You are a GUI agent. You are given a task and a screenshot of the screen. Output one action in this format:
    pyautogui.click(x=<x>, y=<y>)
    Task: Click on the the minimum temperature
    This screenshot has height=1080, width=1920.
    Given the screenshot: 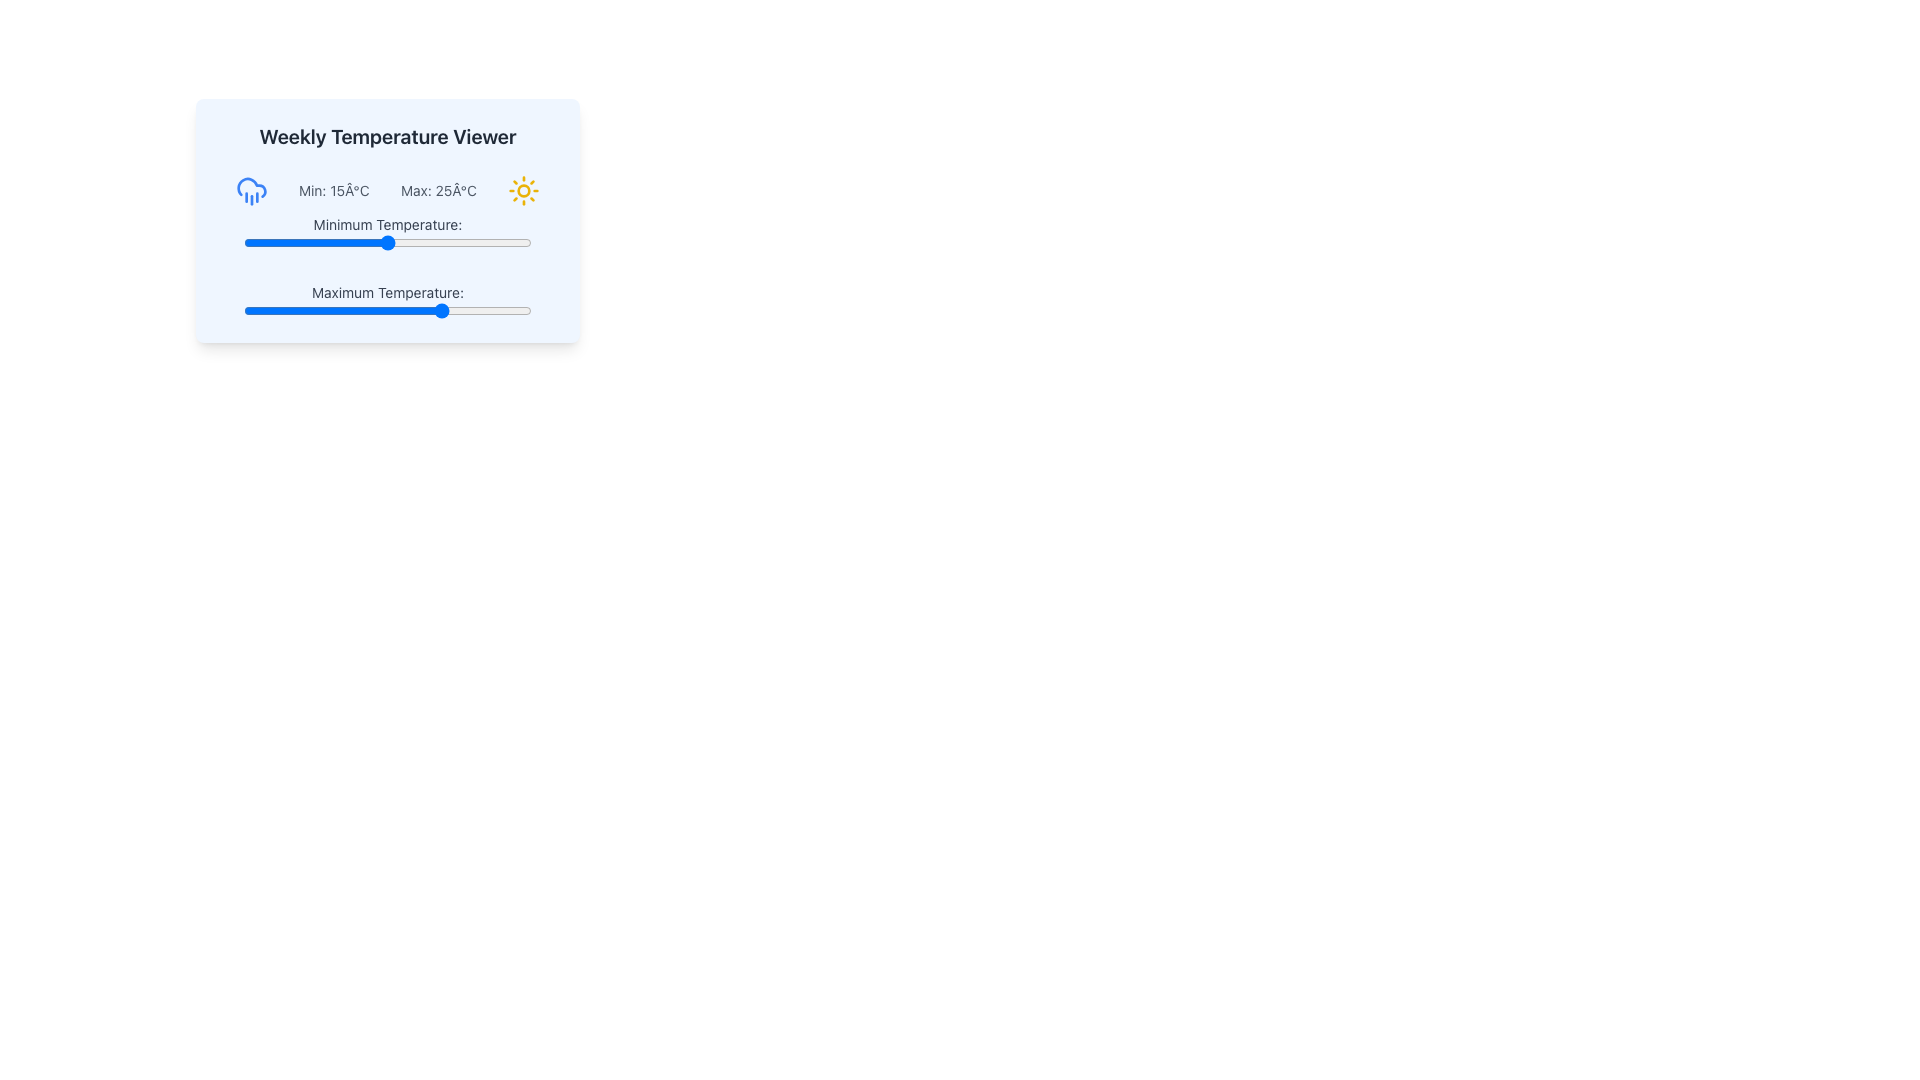 What is the action you would take?
    pyautogui.click(x=300, y=242)
    